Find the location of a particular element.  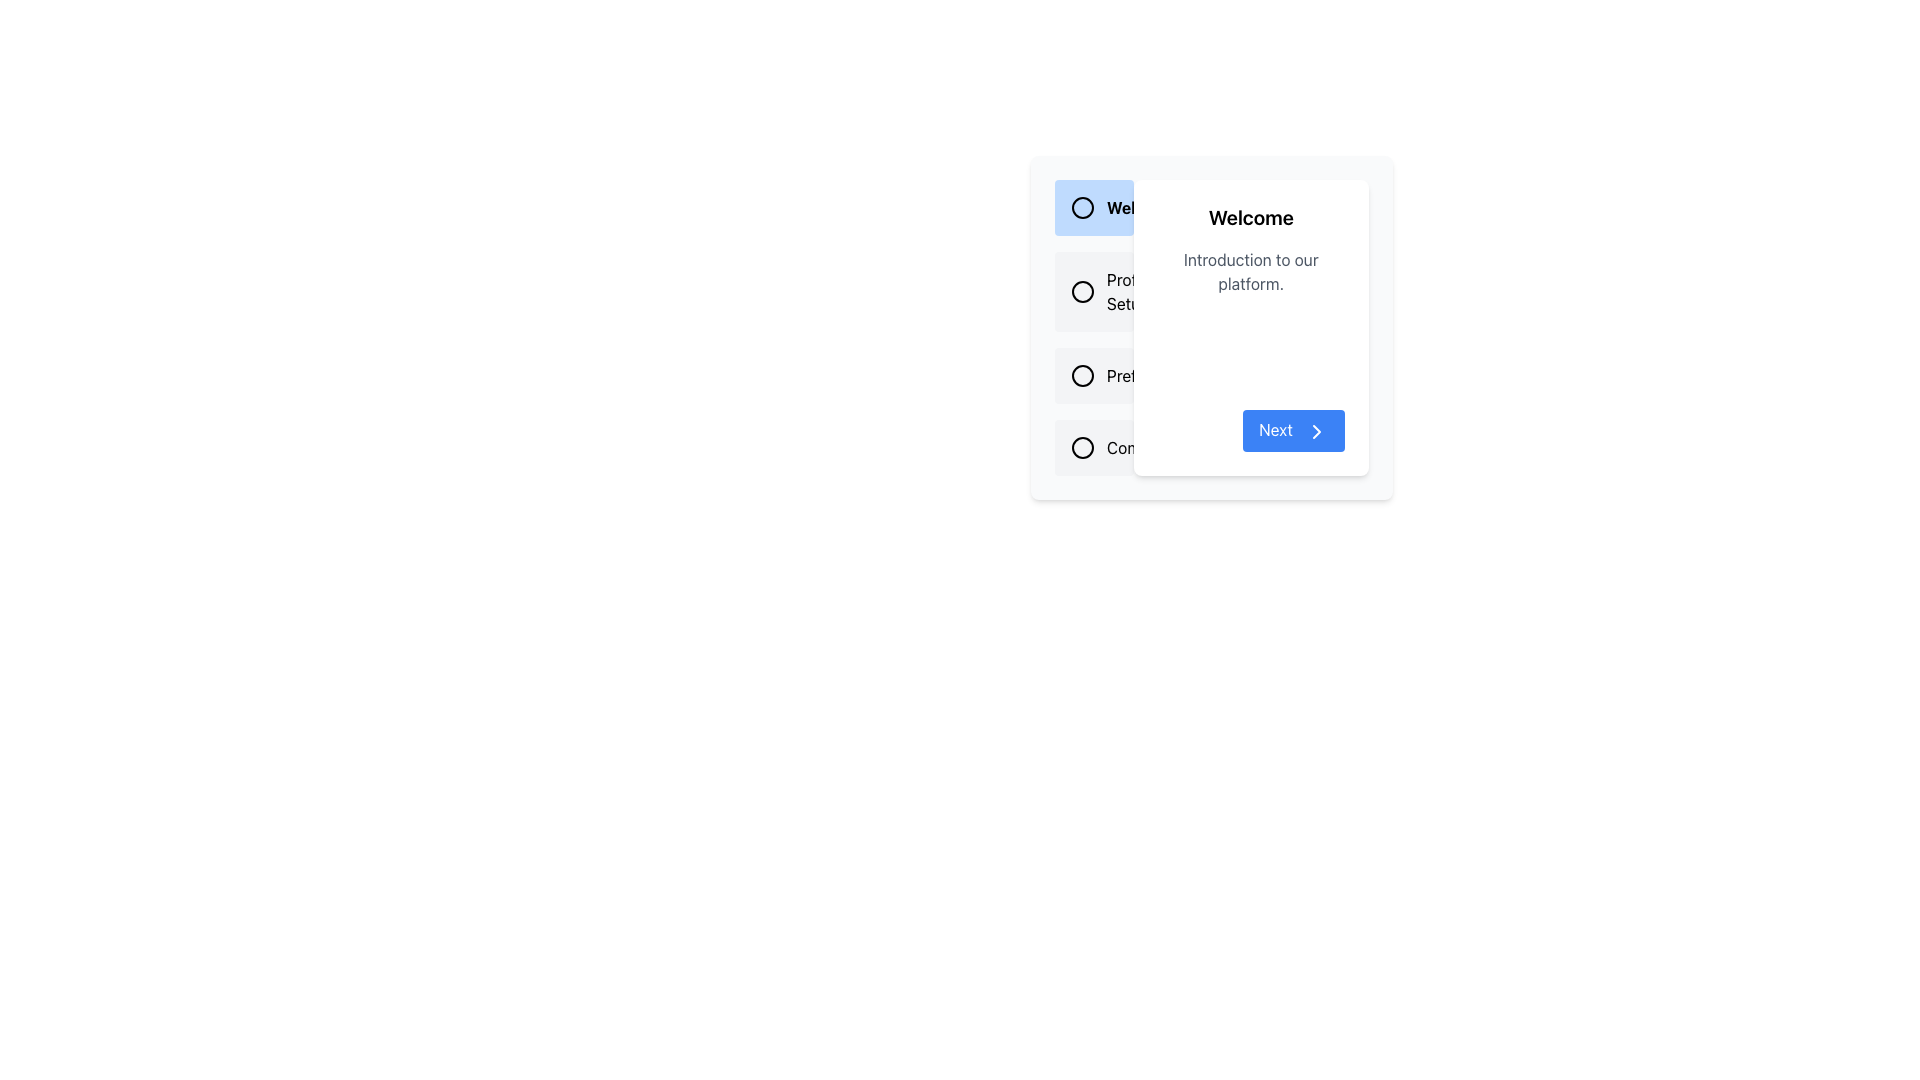

Static Text Label that says 'Introduction to our platform.' which is located below the 'Welcome' header and above the blue 'Next' button is located at coordinates (1250, 272).